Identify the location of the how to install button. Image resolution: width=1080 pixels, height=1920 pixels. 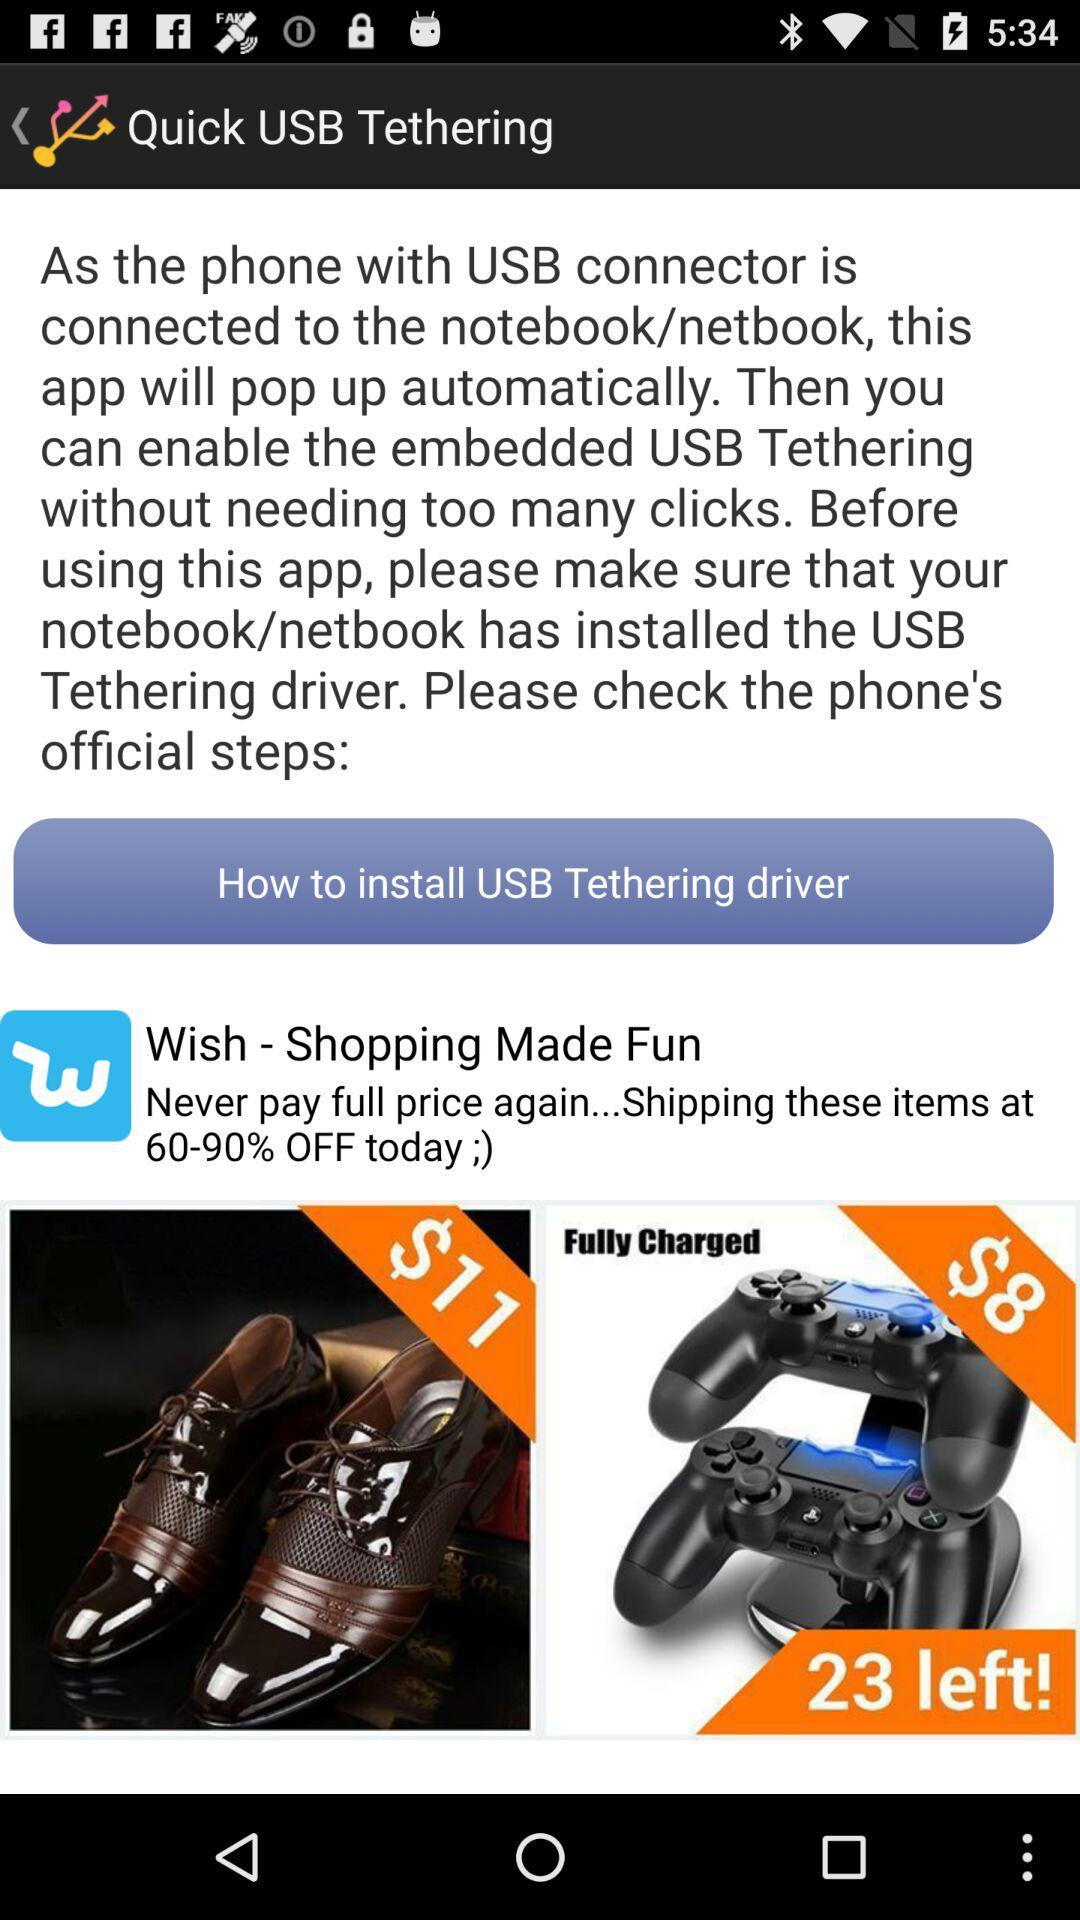
(532, 880).